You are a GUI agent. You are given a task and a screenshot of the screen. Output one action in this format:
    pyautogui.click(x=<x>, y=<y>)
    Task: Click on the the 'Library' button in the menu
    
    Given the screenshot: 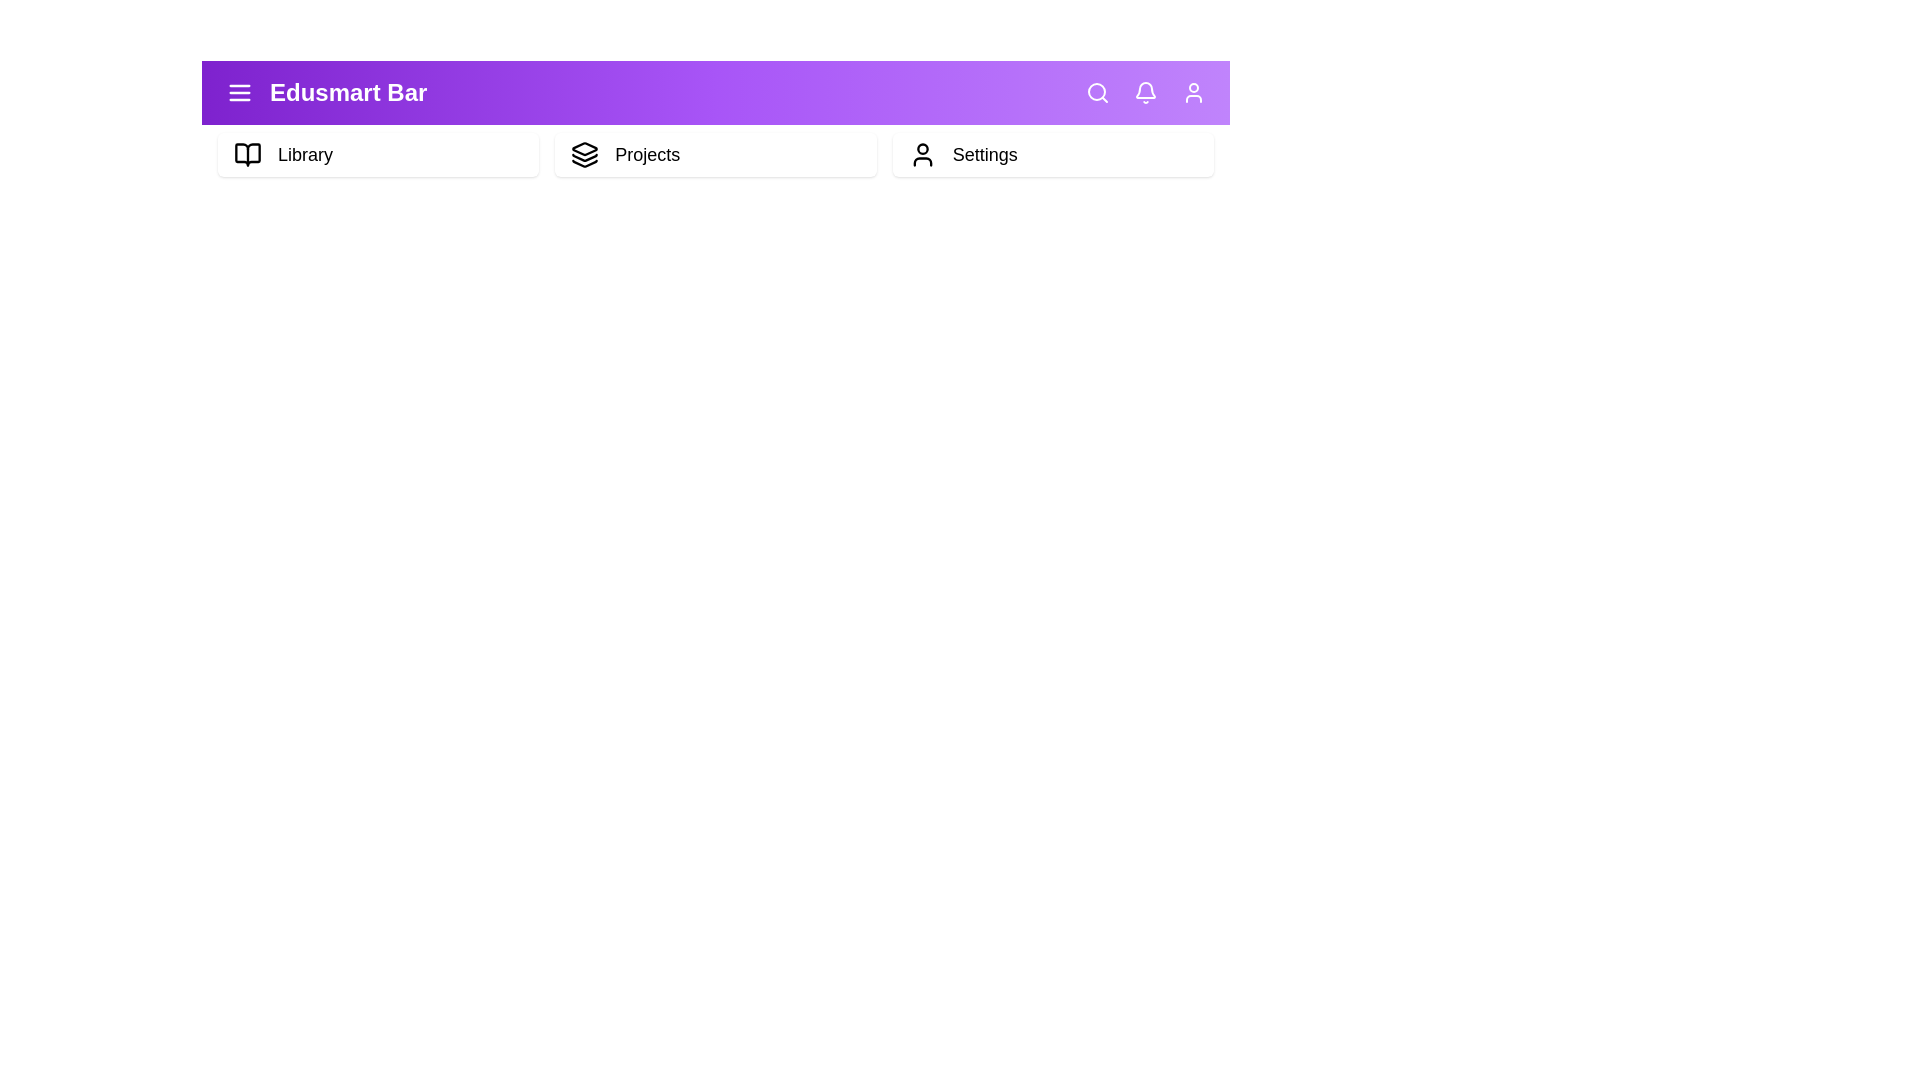 What is the action you would take?
    pyautogui.click(x=378, y=153)
    